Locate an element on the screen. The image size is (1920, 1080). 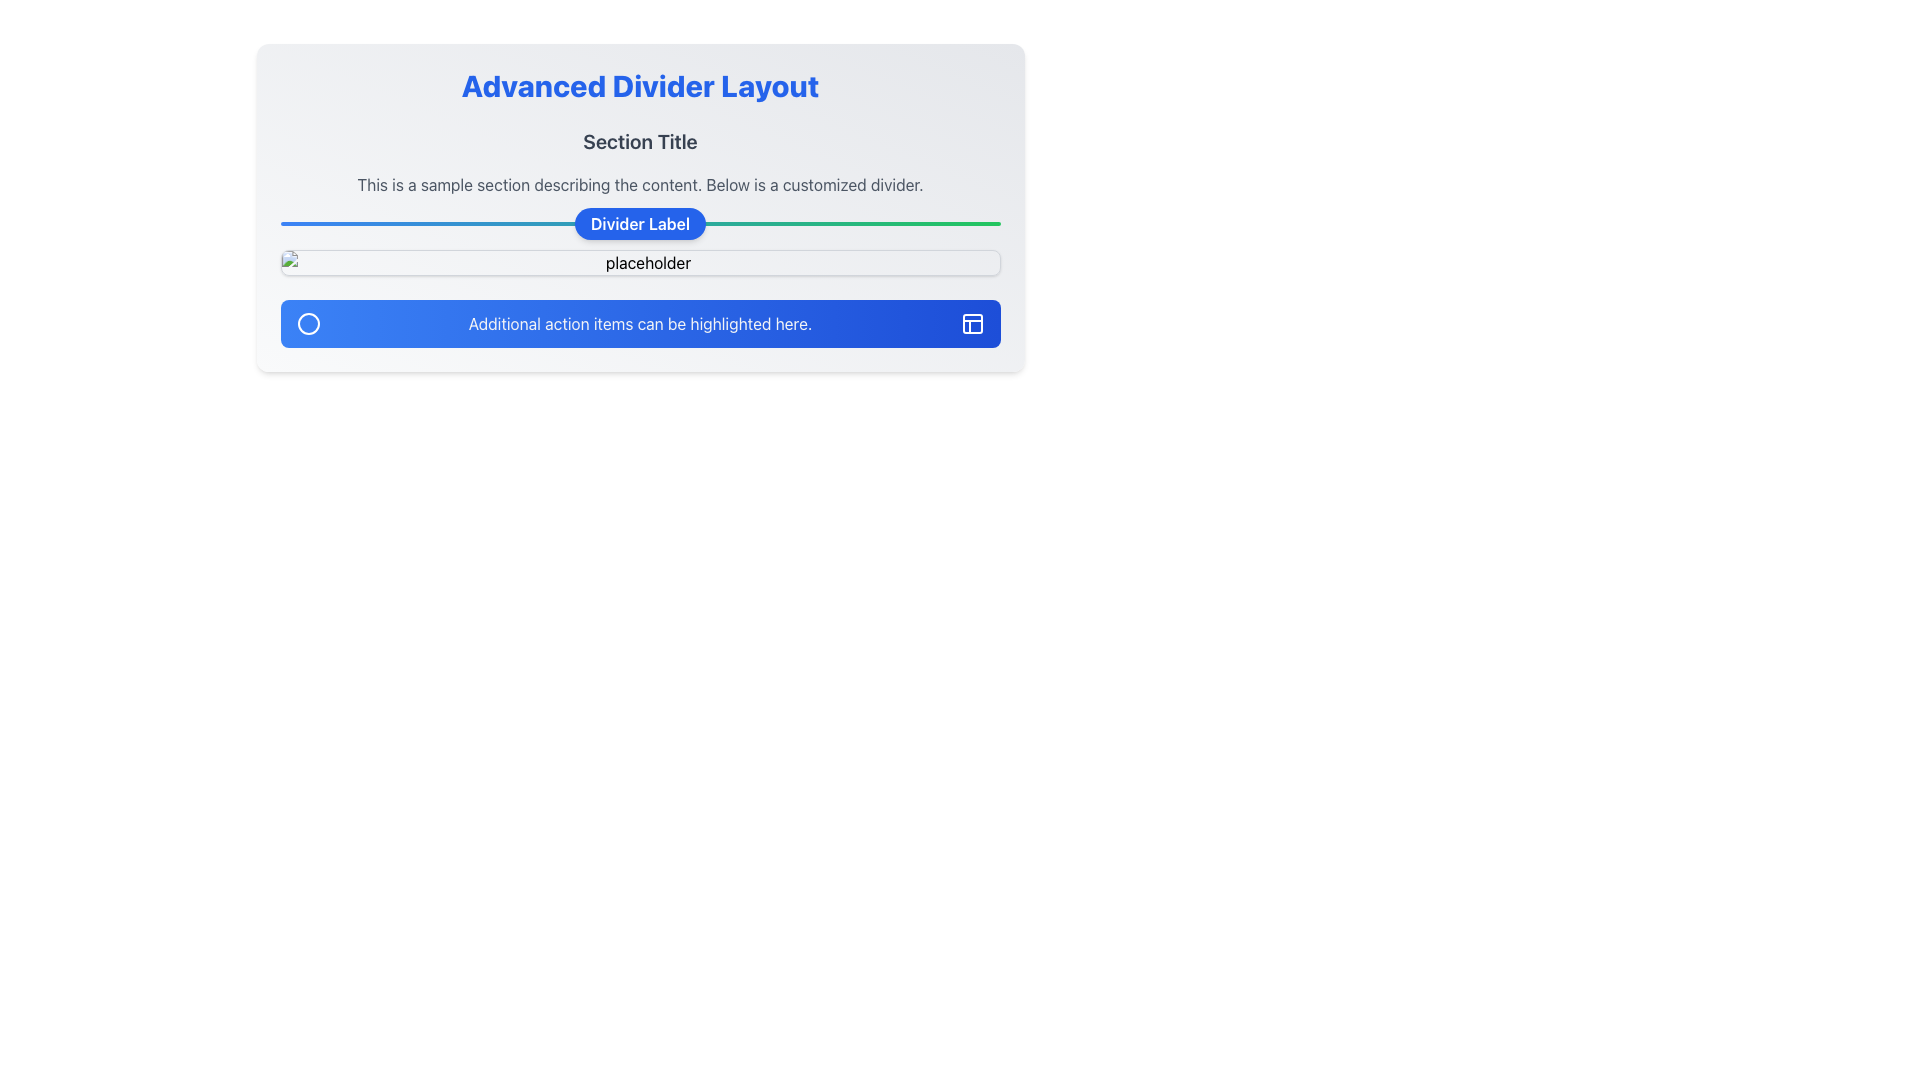
text of the Label that serves as a visual title for the section, positioned centrally above a horizontal divider line is located at coordinates (640, 223).